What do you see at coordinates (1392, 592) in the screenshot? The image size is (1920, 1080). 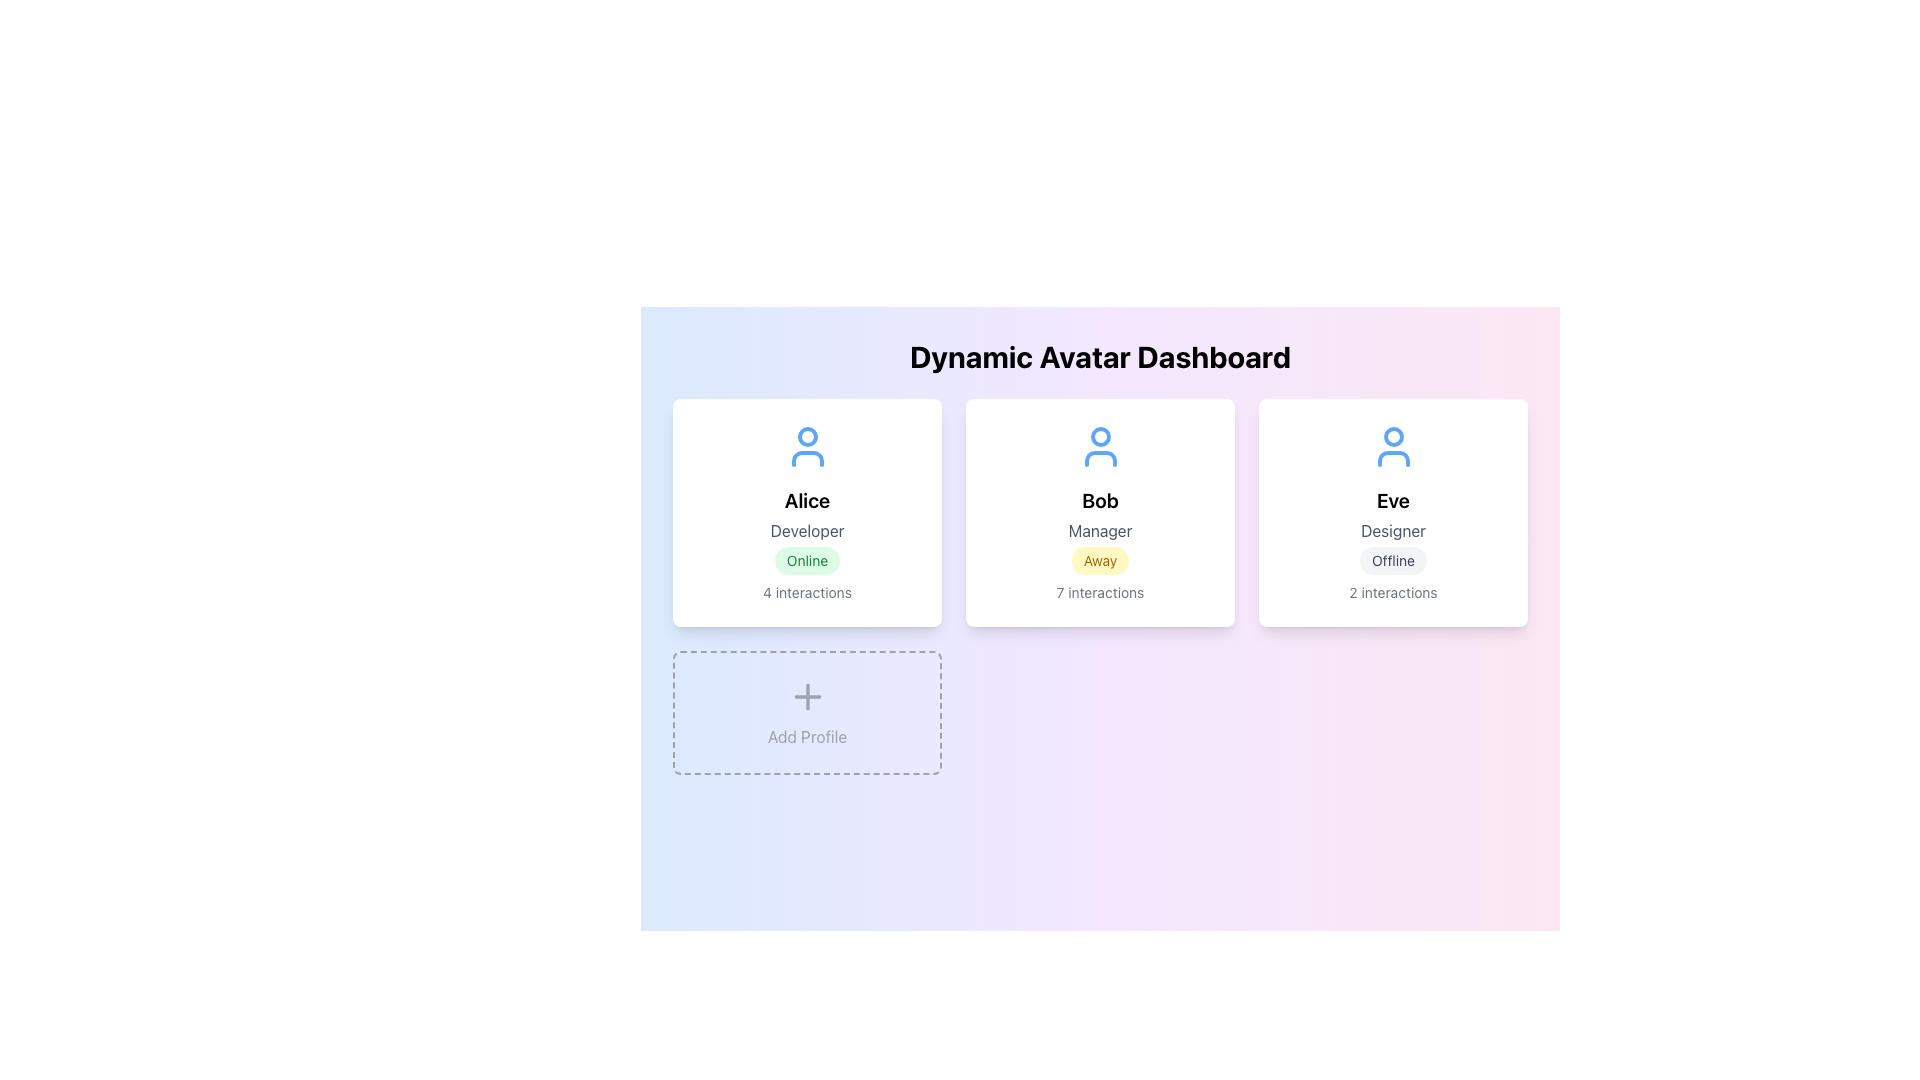 I see `text from the informational Text Label located at the bottom of Eve's profile card, which summarizes interactions related to her profile` at bounding box center [1392, 592].